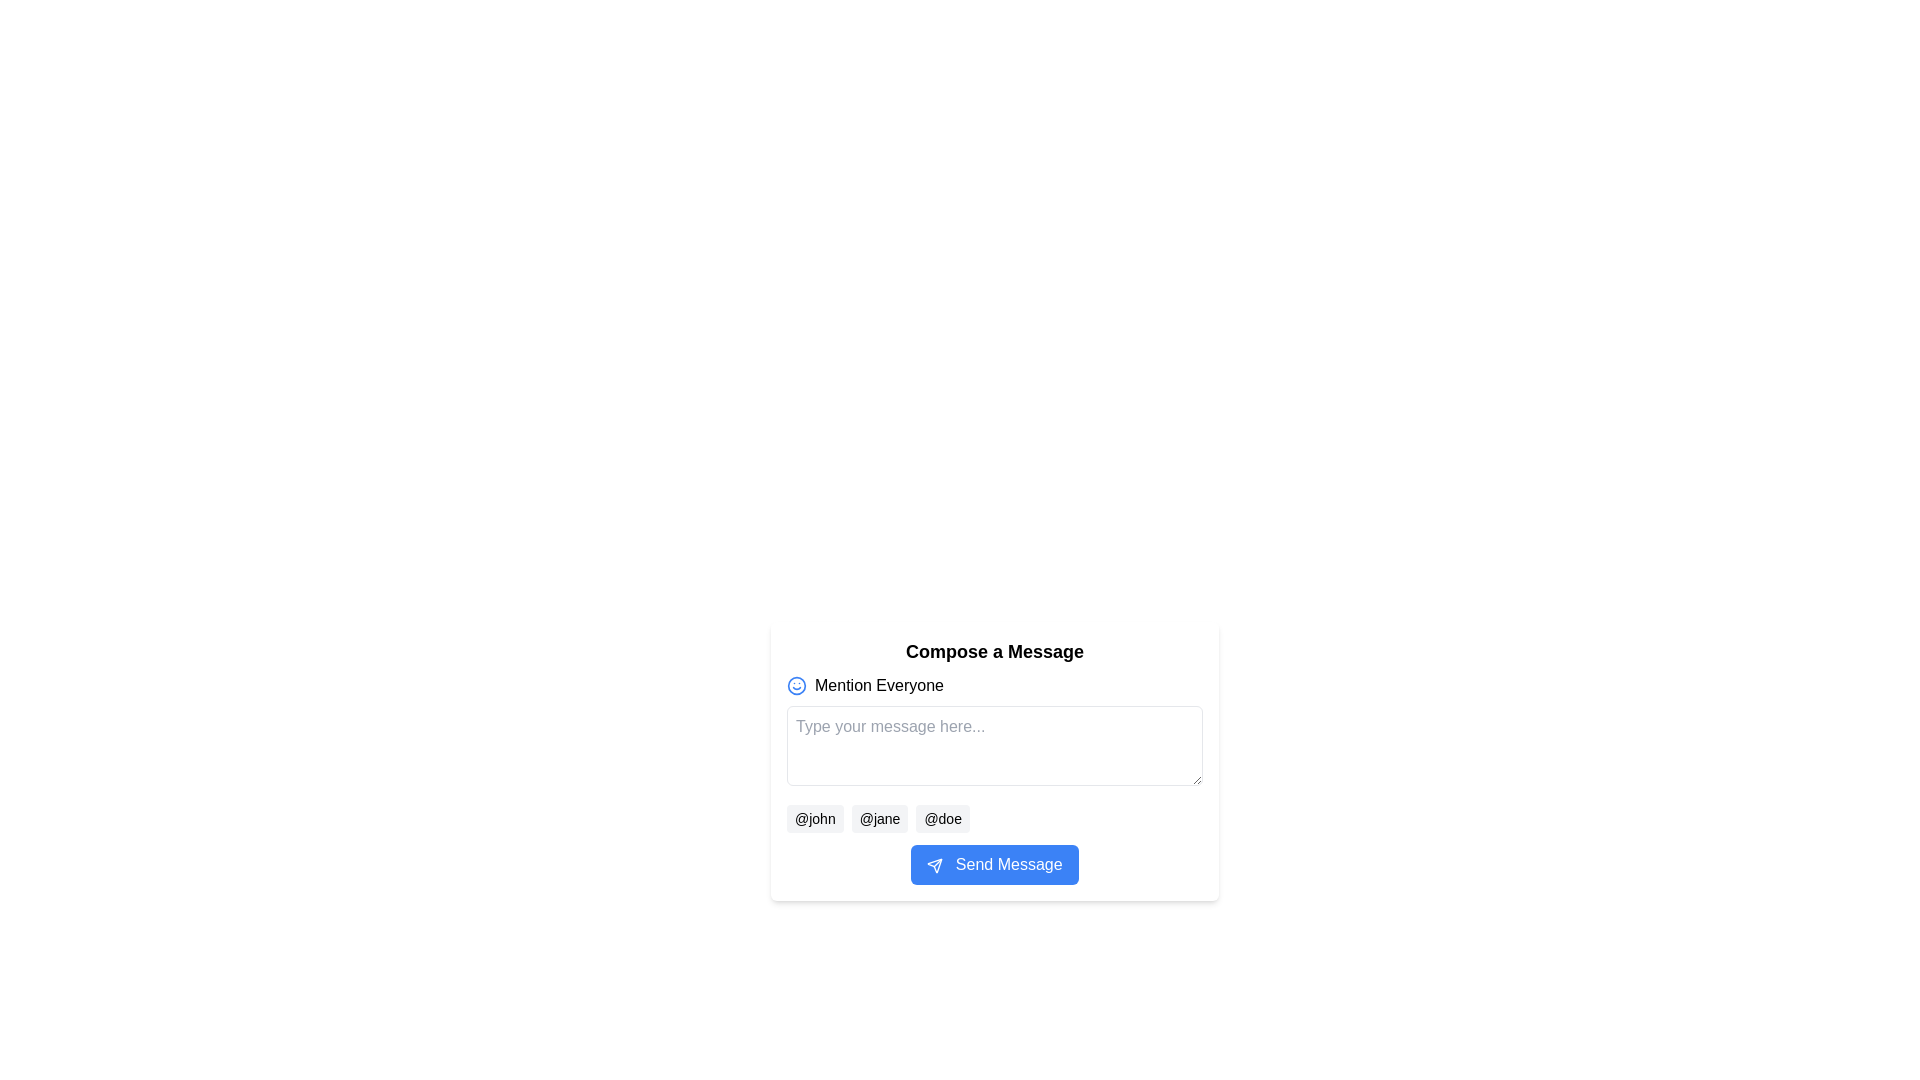 This screenshot has width=1920, height=1080. I want to click on the SVG-based 'Send Message' icon located inside the blue rectangular button at the bottom-right section of the messaging interface, so click(934, 864).